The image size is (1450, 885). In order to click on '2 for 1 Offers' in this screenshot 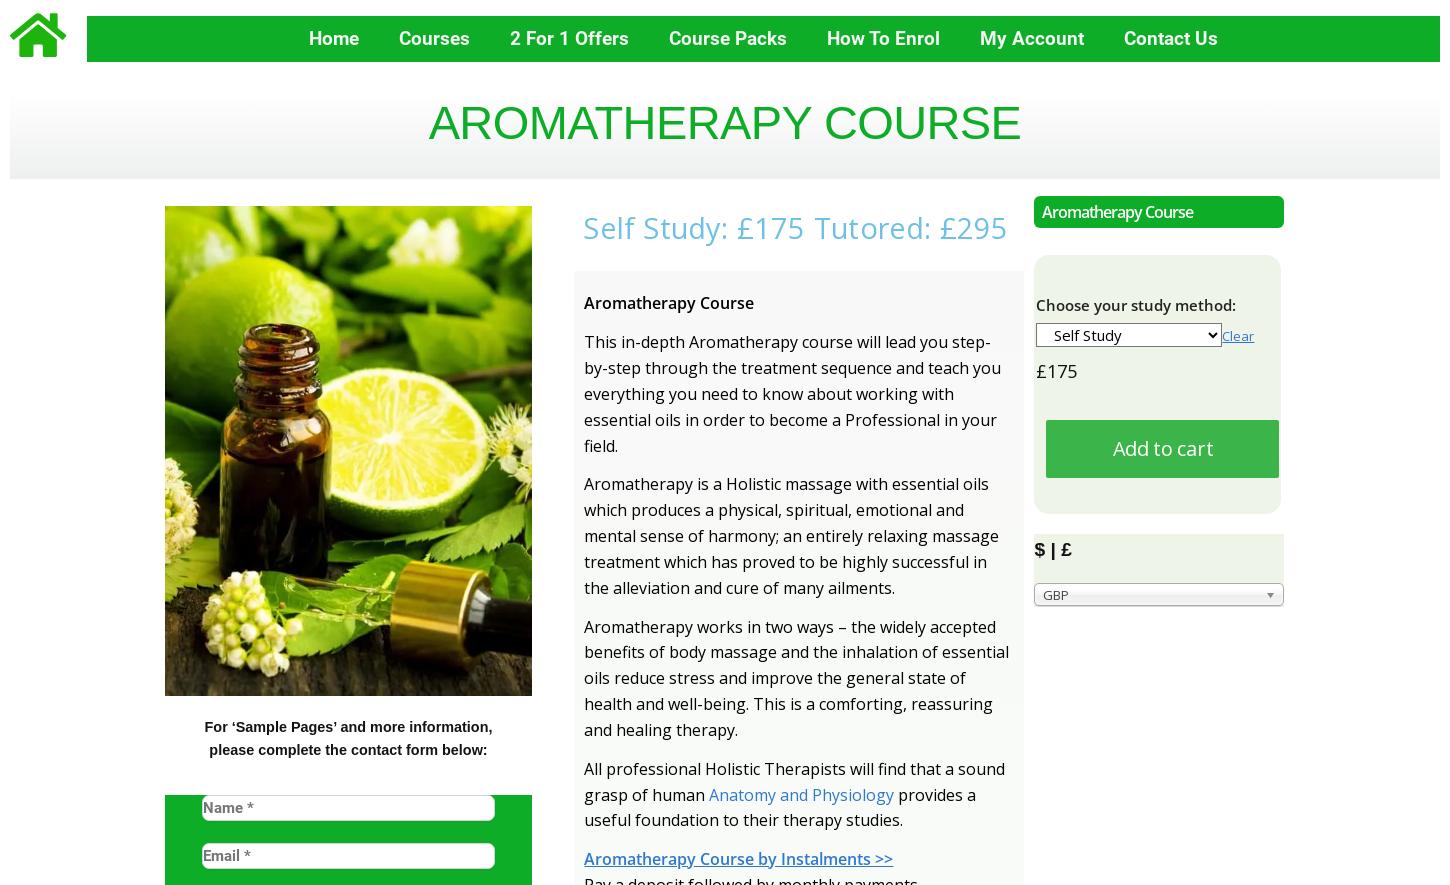, I will do `click(568, 37)`.